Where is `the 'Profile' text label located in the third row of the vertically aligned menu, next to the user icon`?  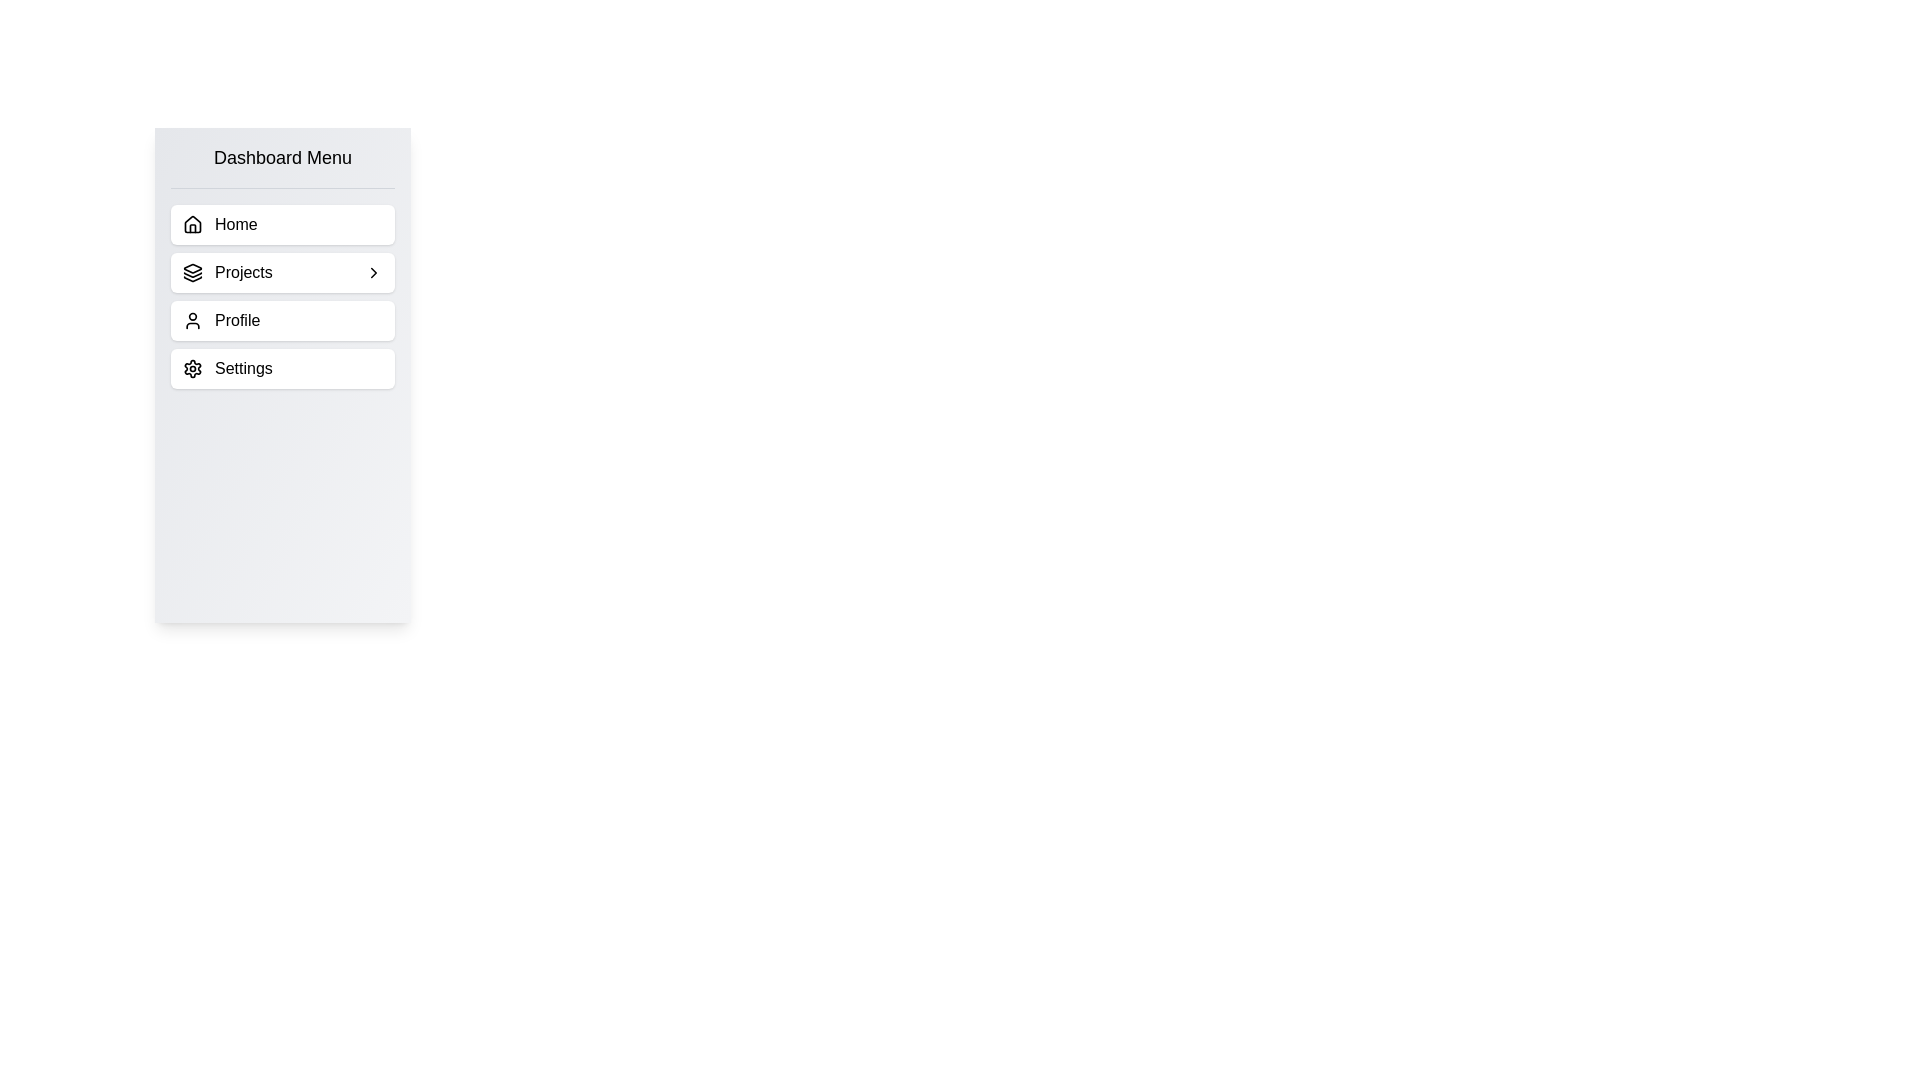
the 'Profile' text label located in the third row of the vertically aligned menu, next to the user icon is located at coordinates (237, 319).